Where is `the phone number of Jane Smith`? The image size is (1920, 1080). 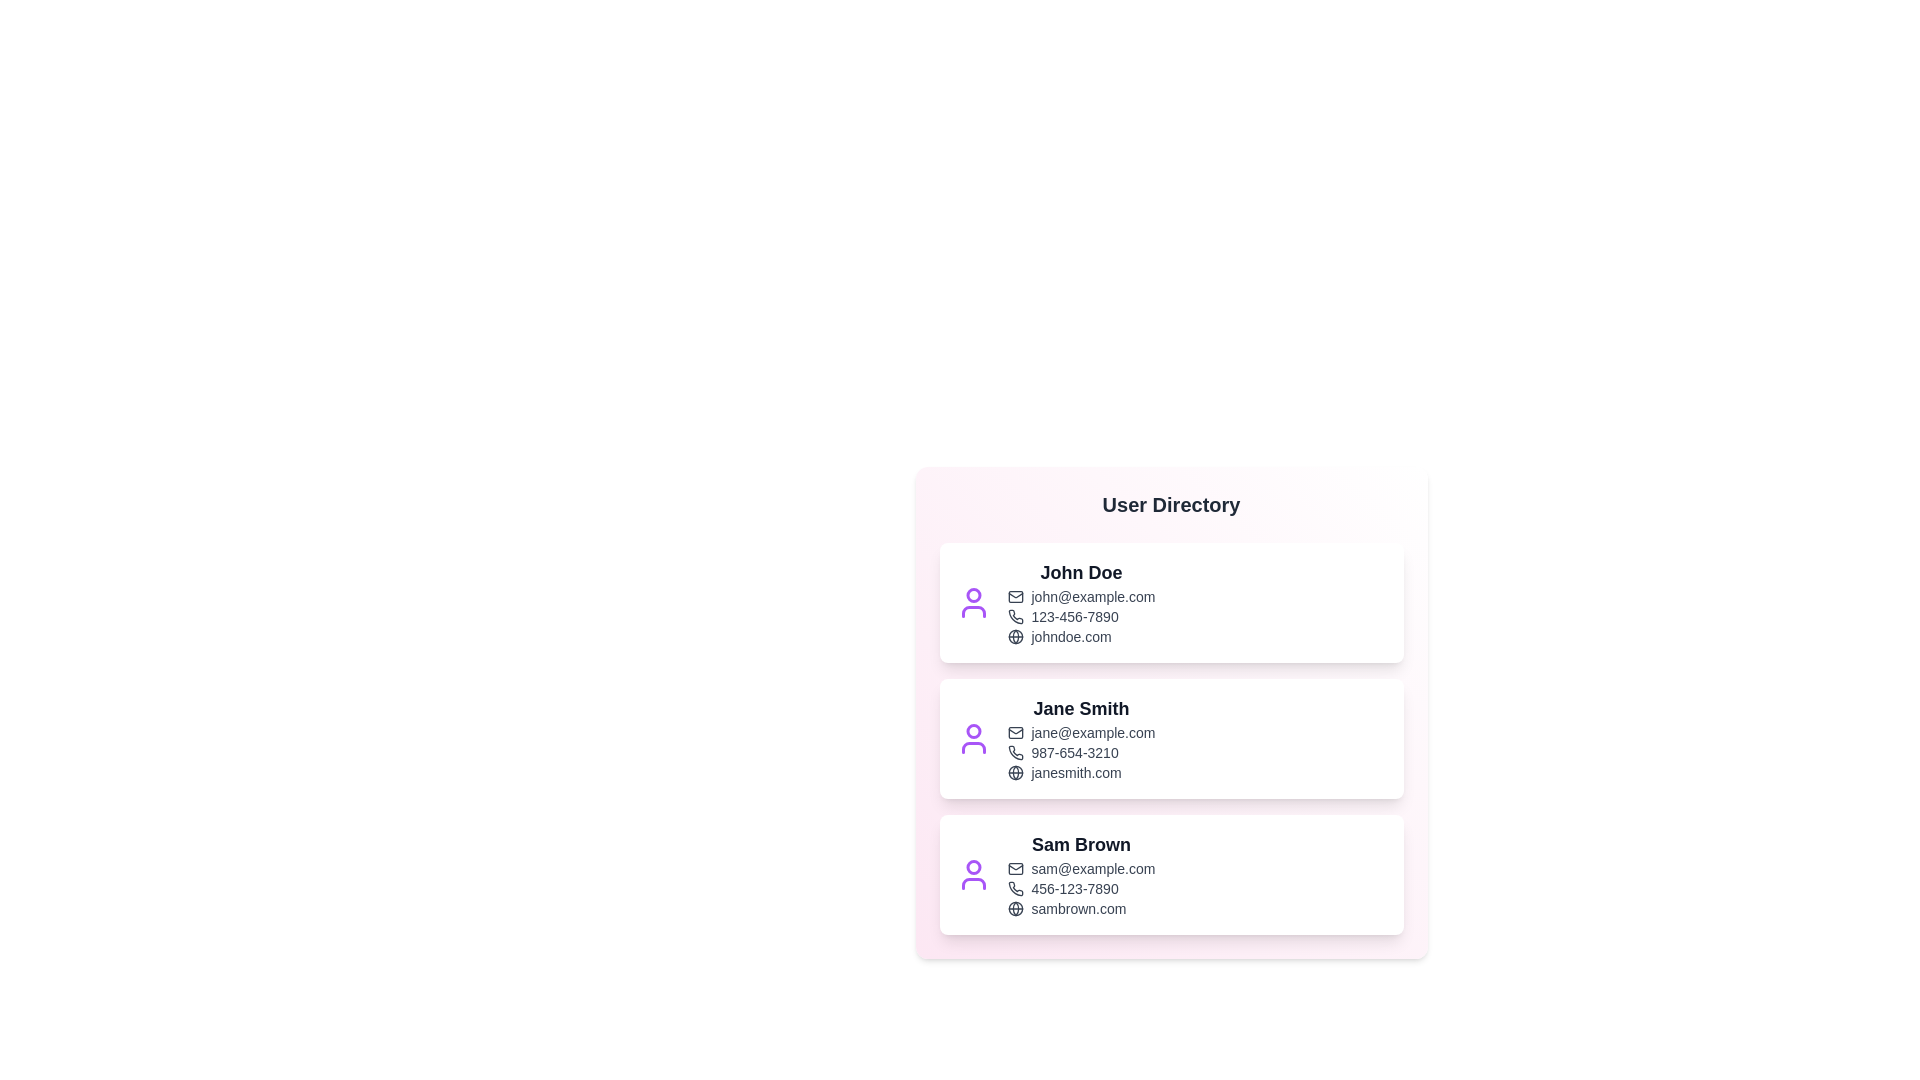
the phone number of Jane Smith is located at coordinates (1080, 752).